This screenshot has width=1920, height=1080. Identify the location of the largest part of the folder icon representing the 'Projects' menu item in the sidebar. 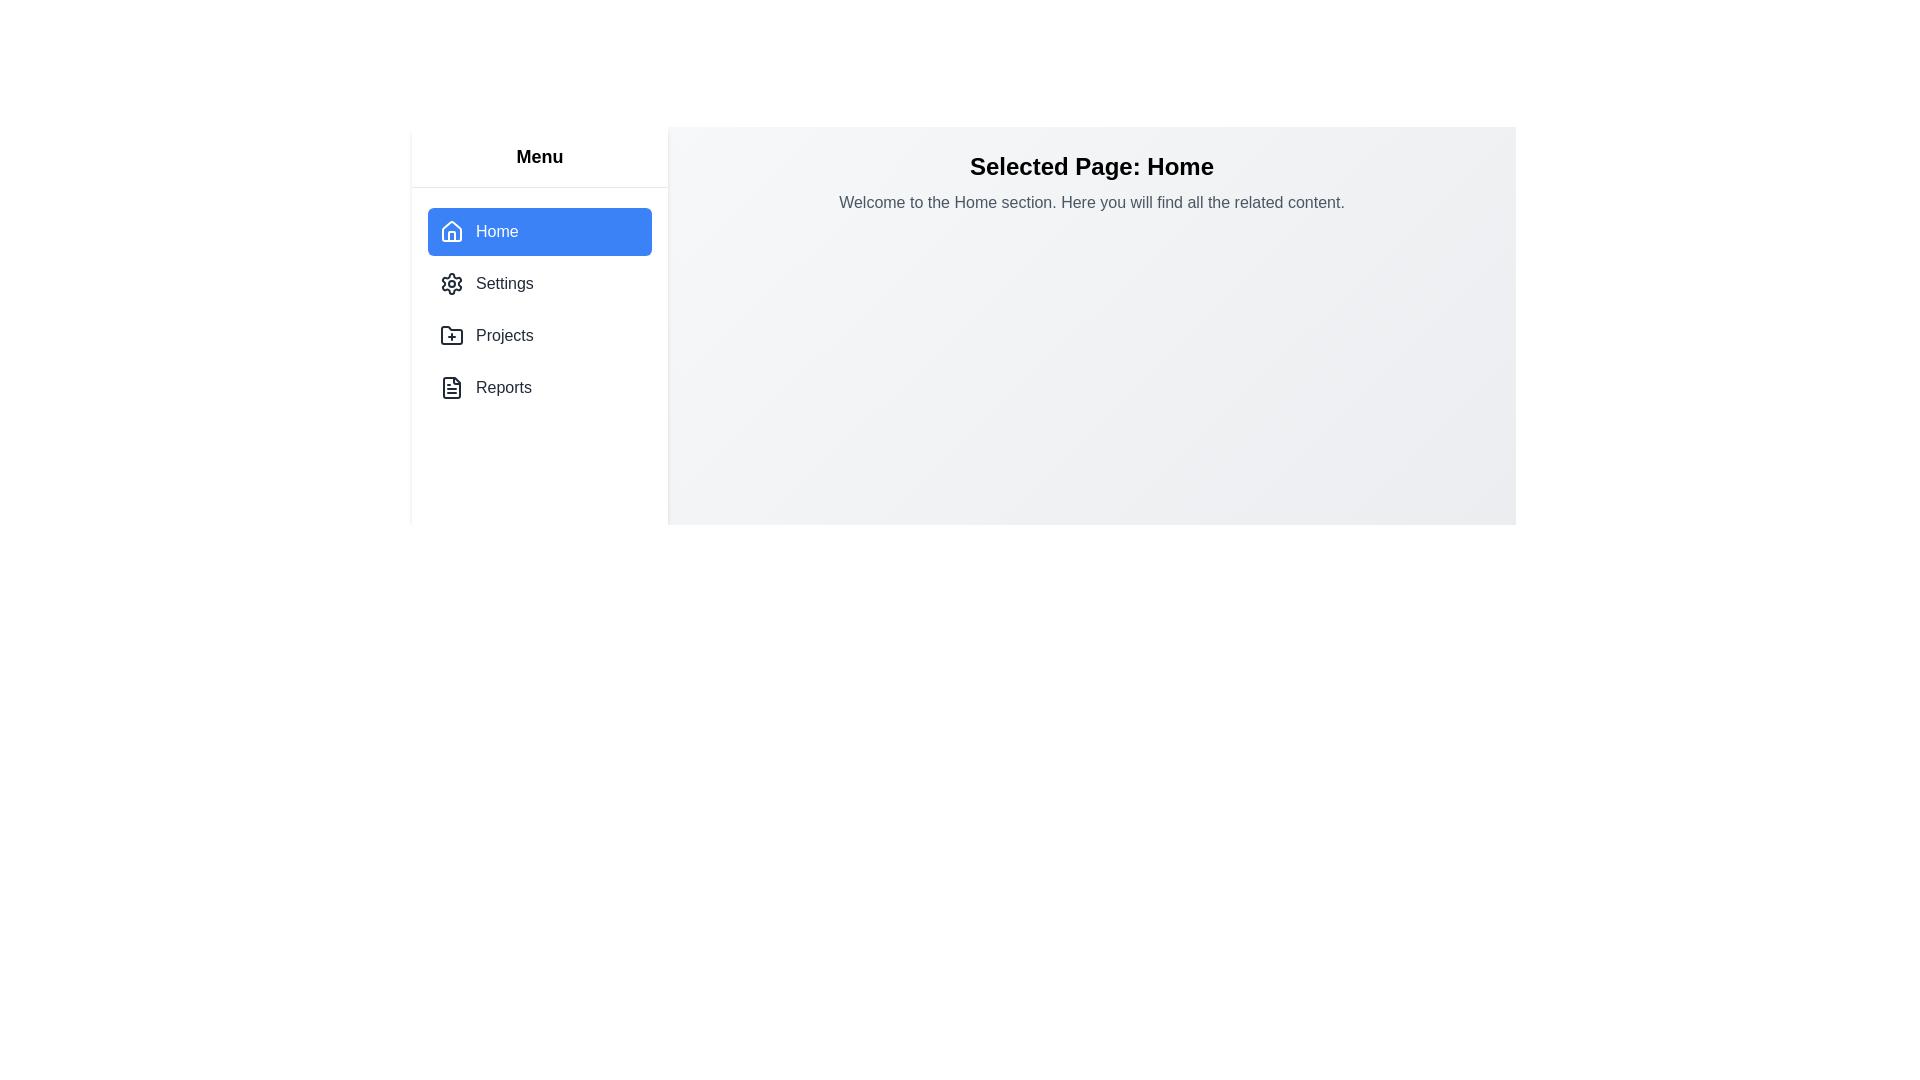
(450, 334).